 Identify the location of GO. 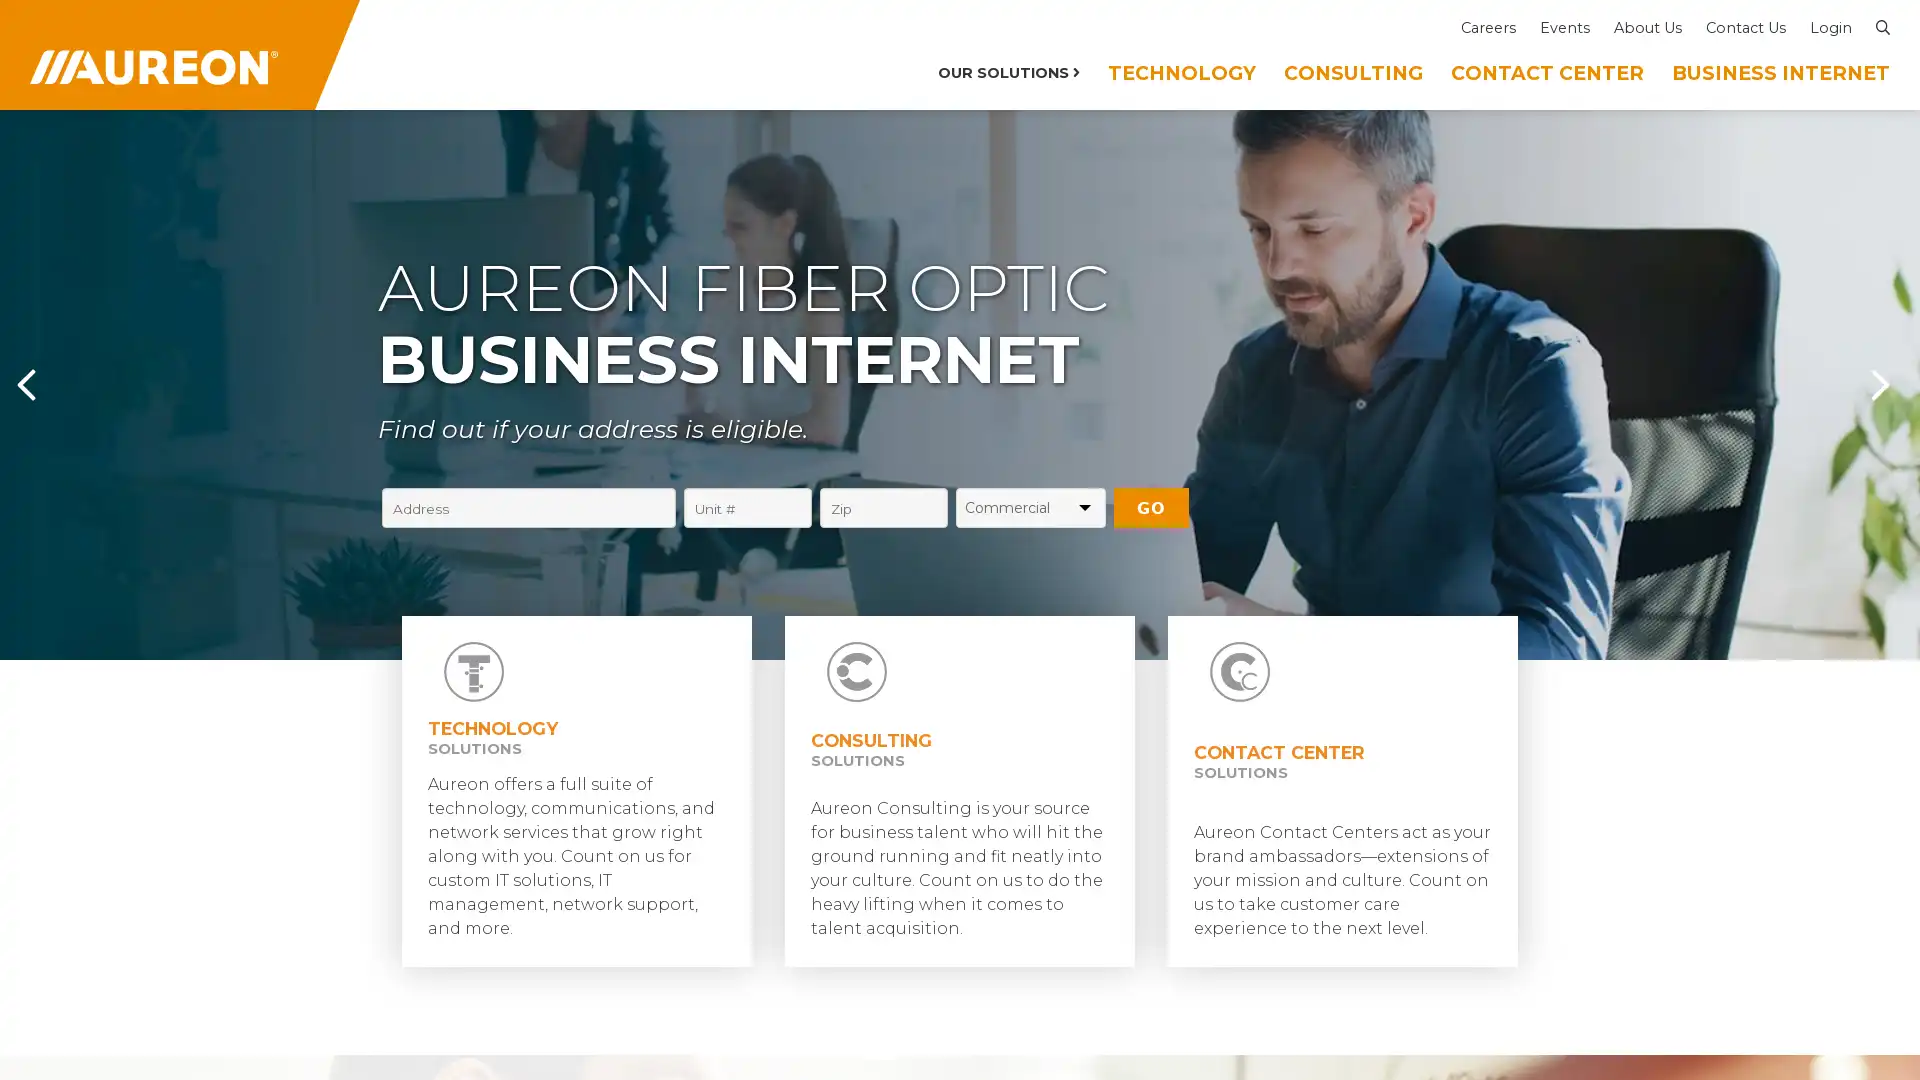
(1150, 507).